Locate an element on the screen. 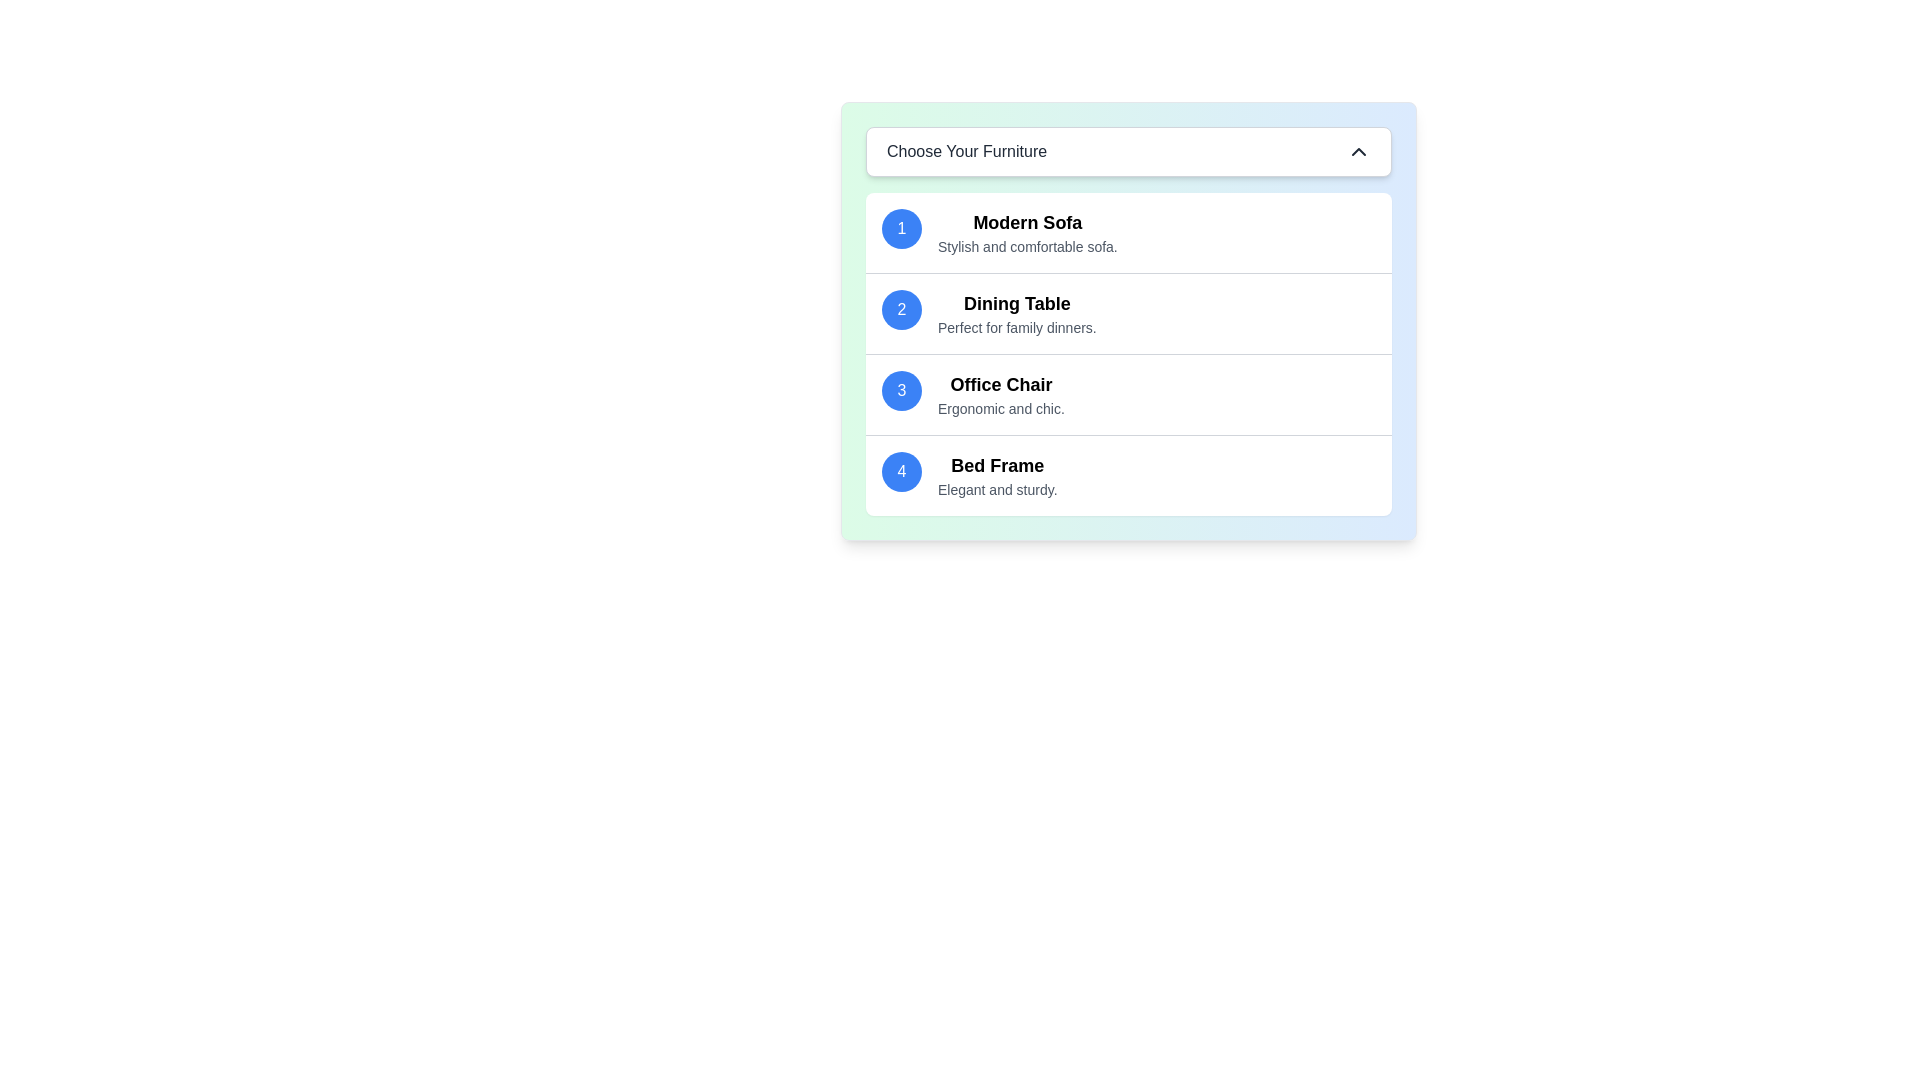  the third list item displaying the number '3' in a blue circular badge, labeled 'Office Chair' with the subtitle 'Ergonomic and chic.' is located at coordinates (1128, 394).